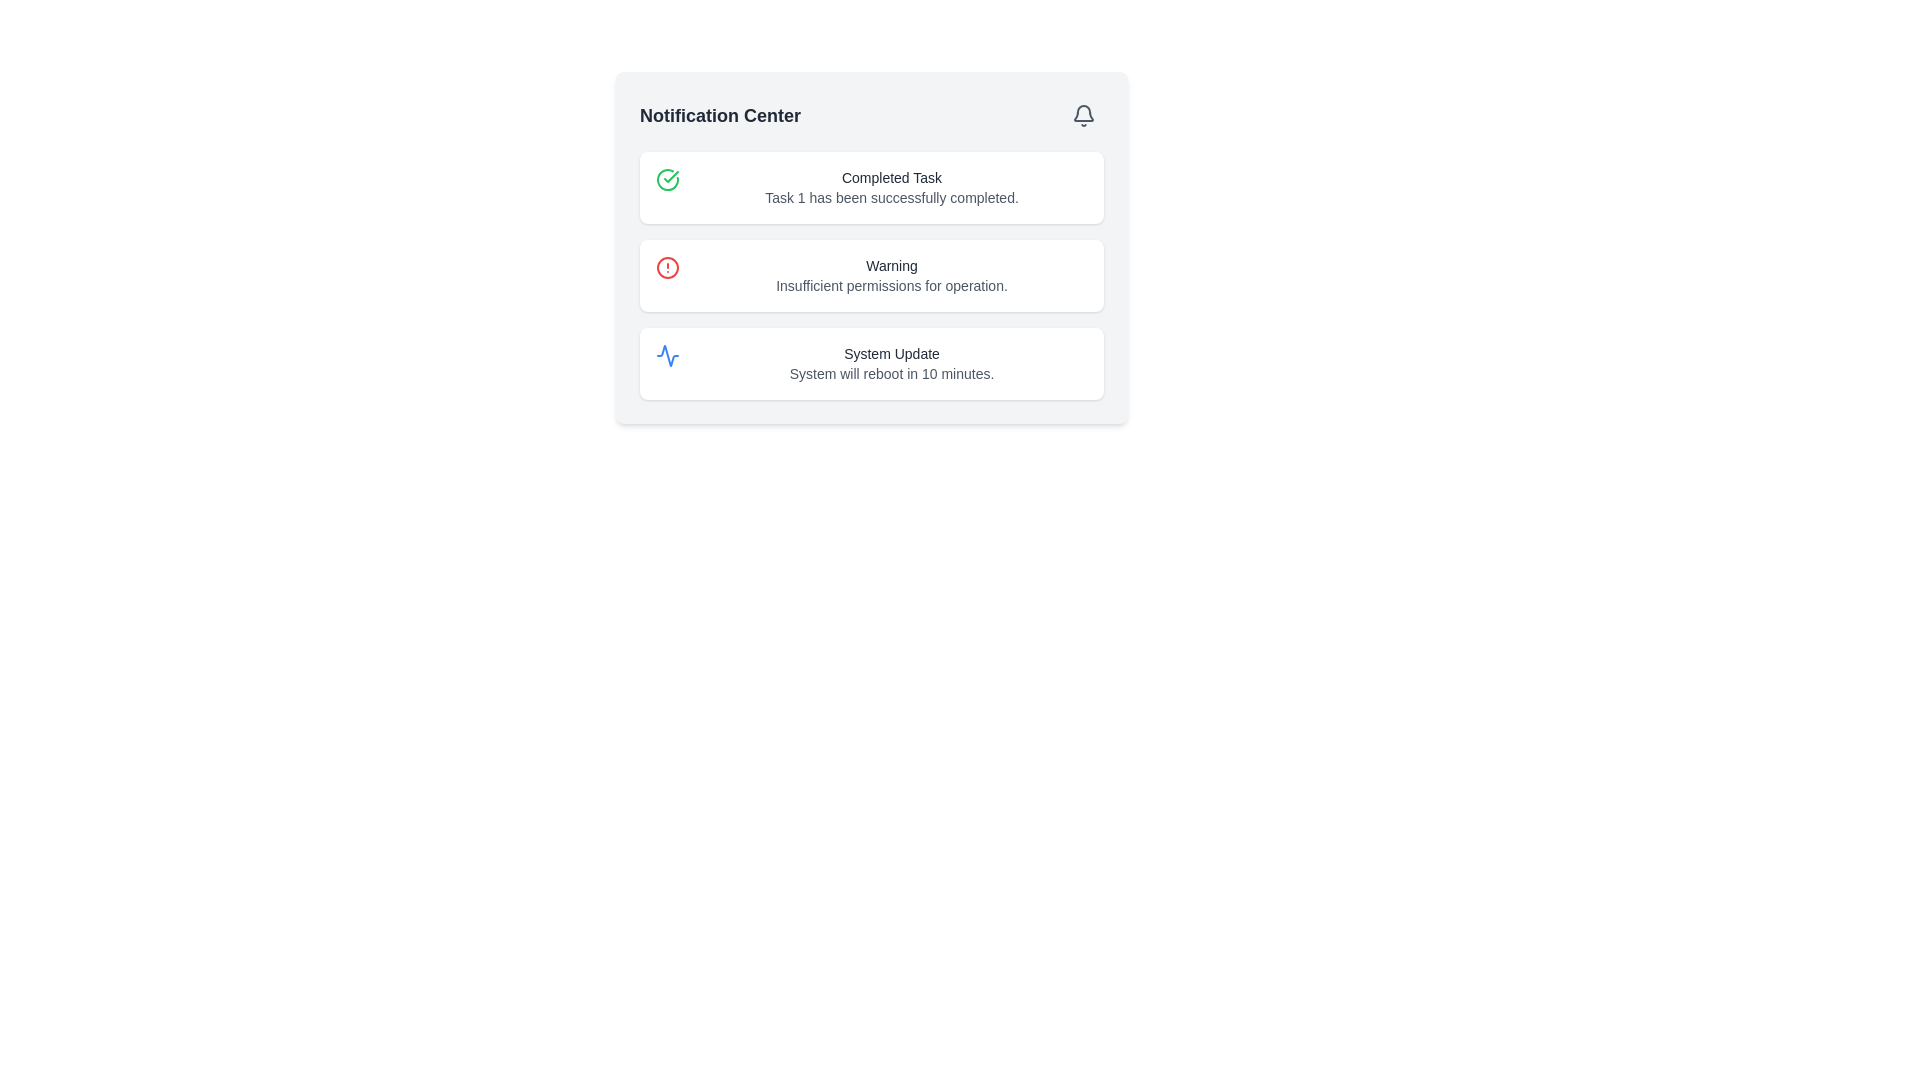 The image size is (1920, 1080). I want to click on the notification icon button located in the top-right corner of the 'Notification Center' card, so click(1083, 115).